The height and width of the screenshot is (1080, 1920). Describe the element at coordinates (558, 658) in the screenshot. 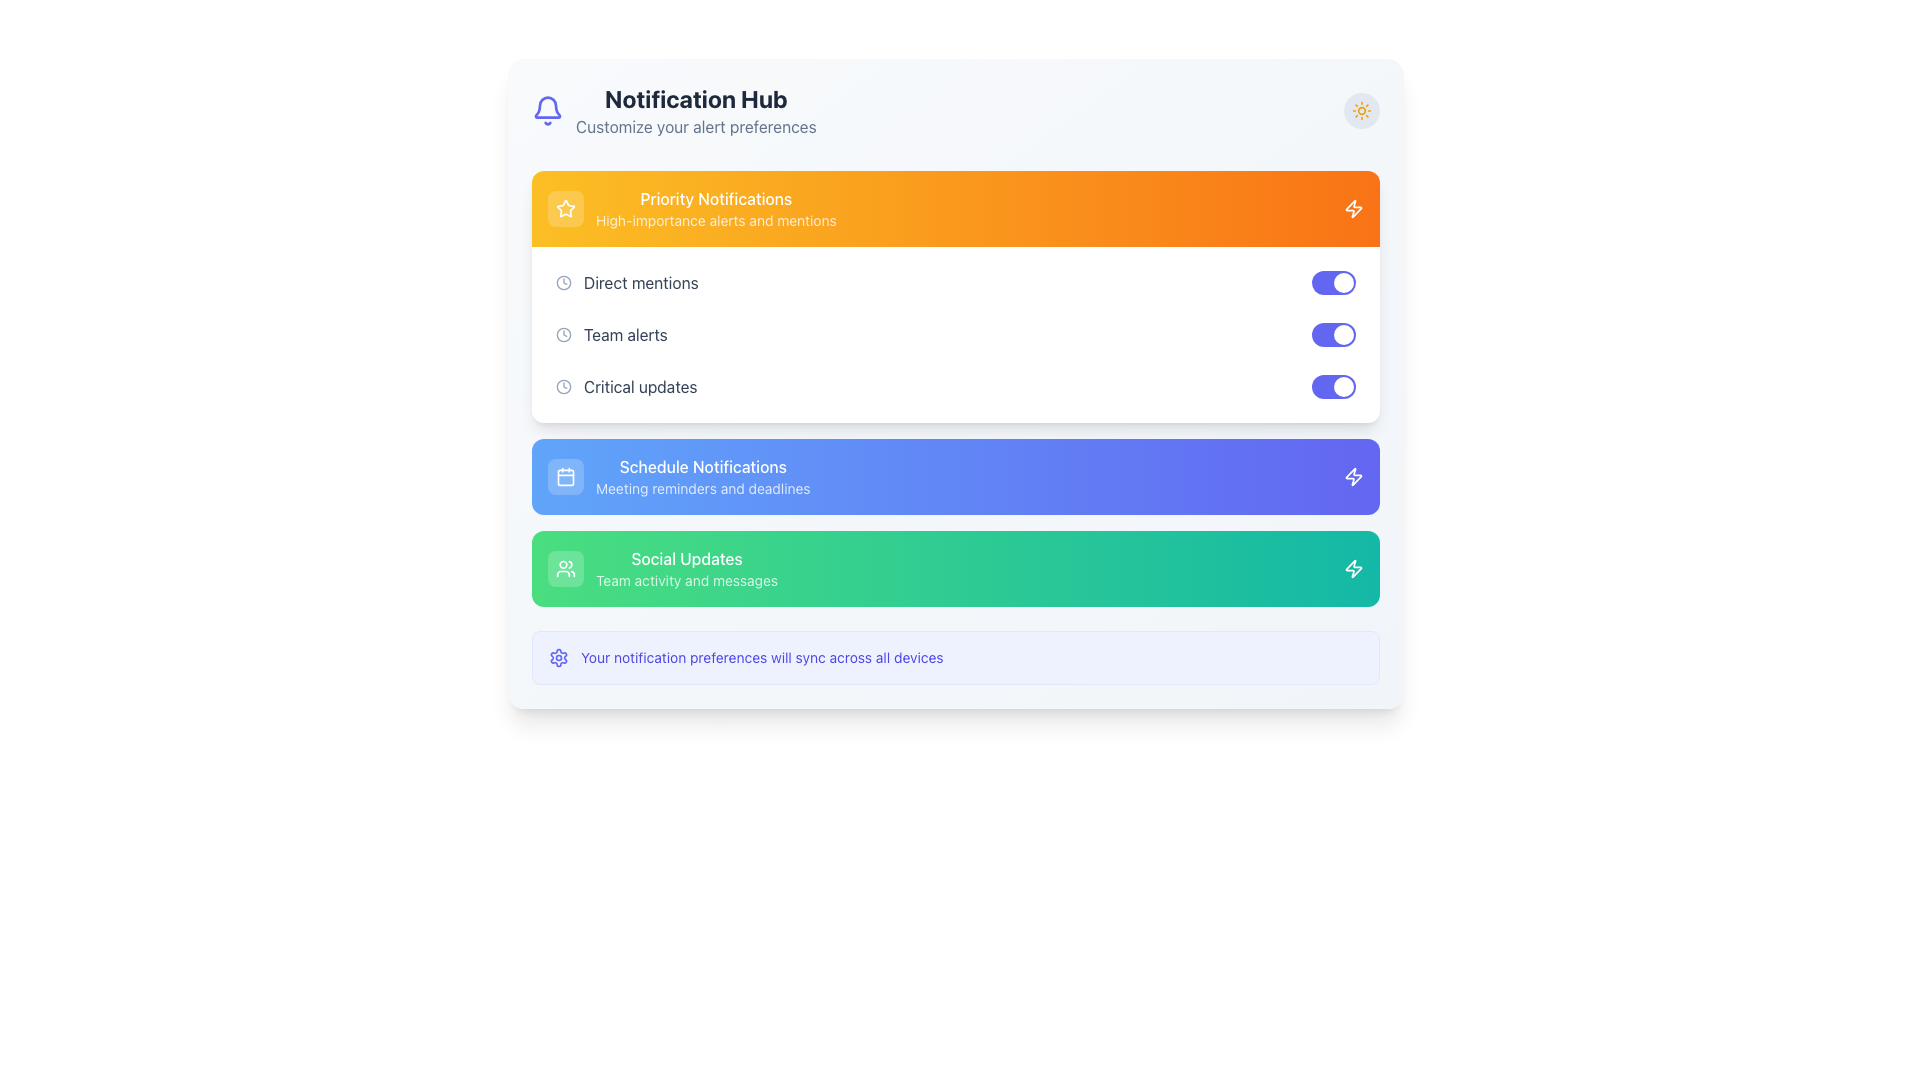

I see `the gear-shaped icon located at the top-right corner of the interface` at that location.